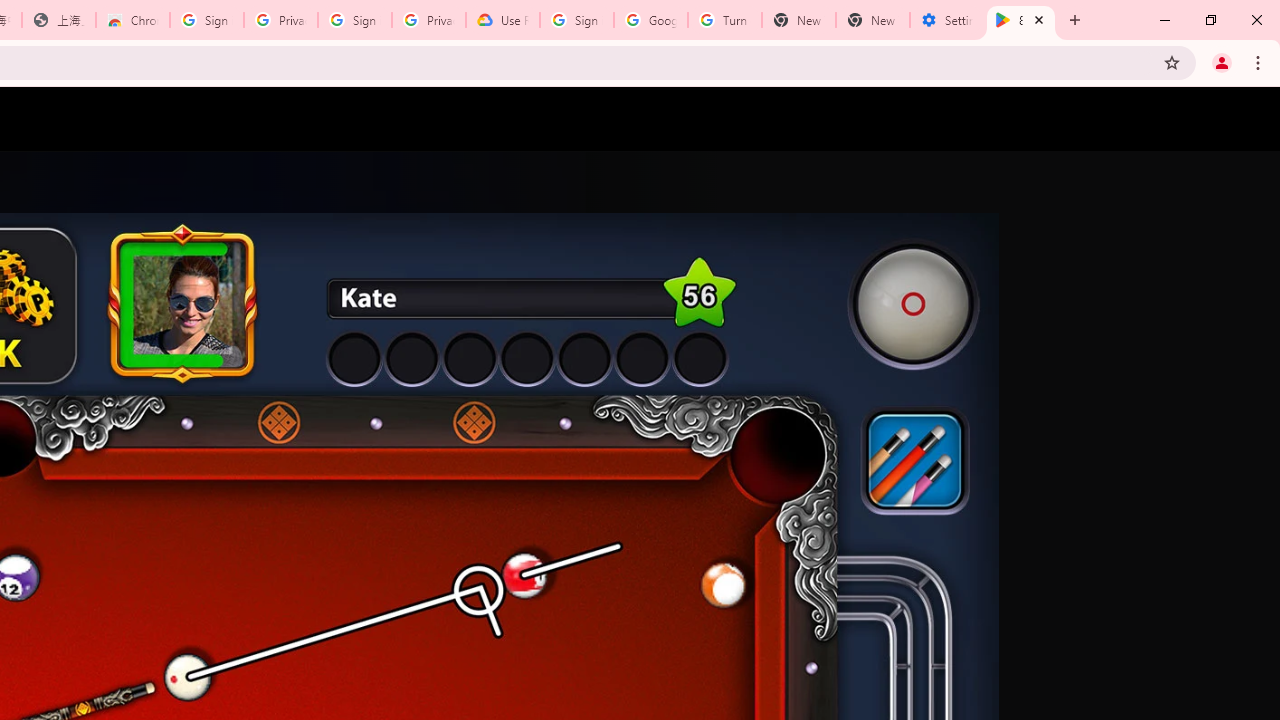 This screenshot has height=720, width=1280. What do you see at coordinates (651, 20) in the screenshot?
I see `'Google Account Help'` at bounding box center [651, 20].